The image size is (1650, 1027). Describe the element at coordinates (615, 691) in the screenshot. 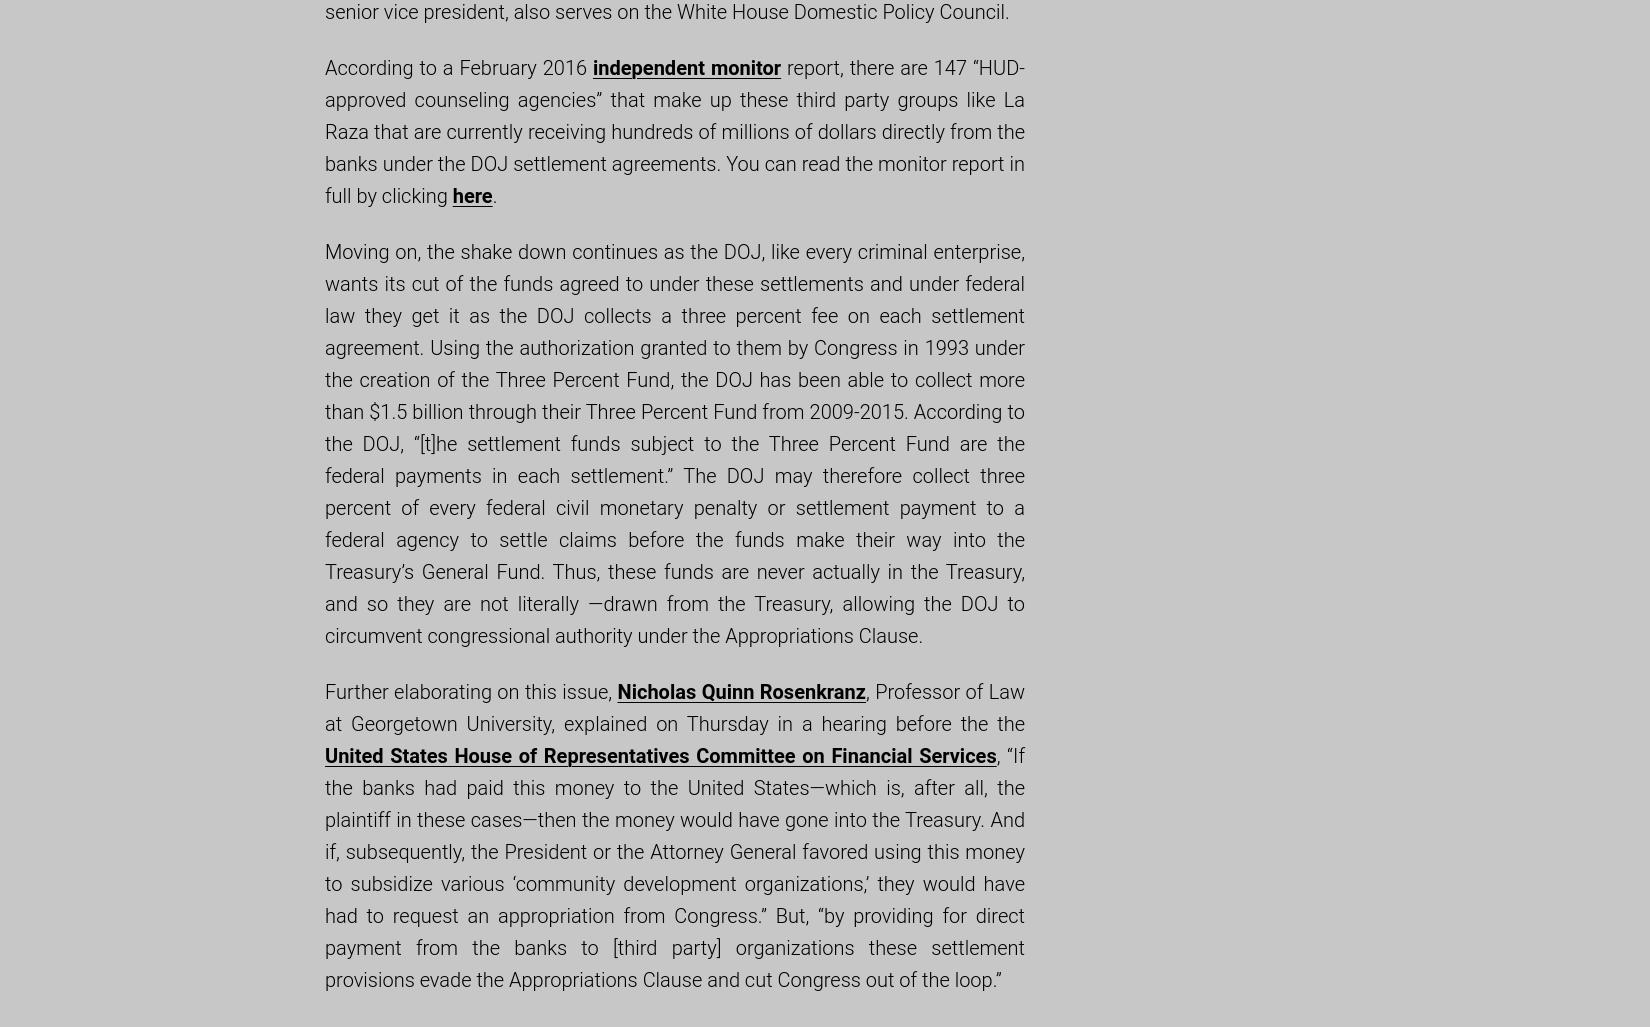

I see `'Nicholas Quinn Rosenkranz'` at that location.